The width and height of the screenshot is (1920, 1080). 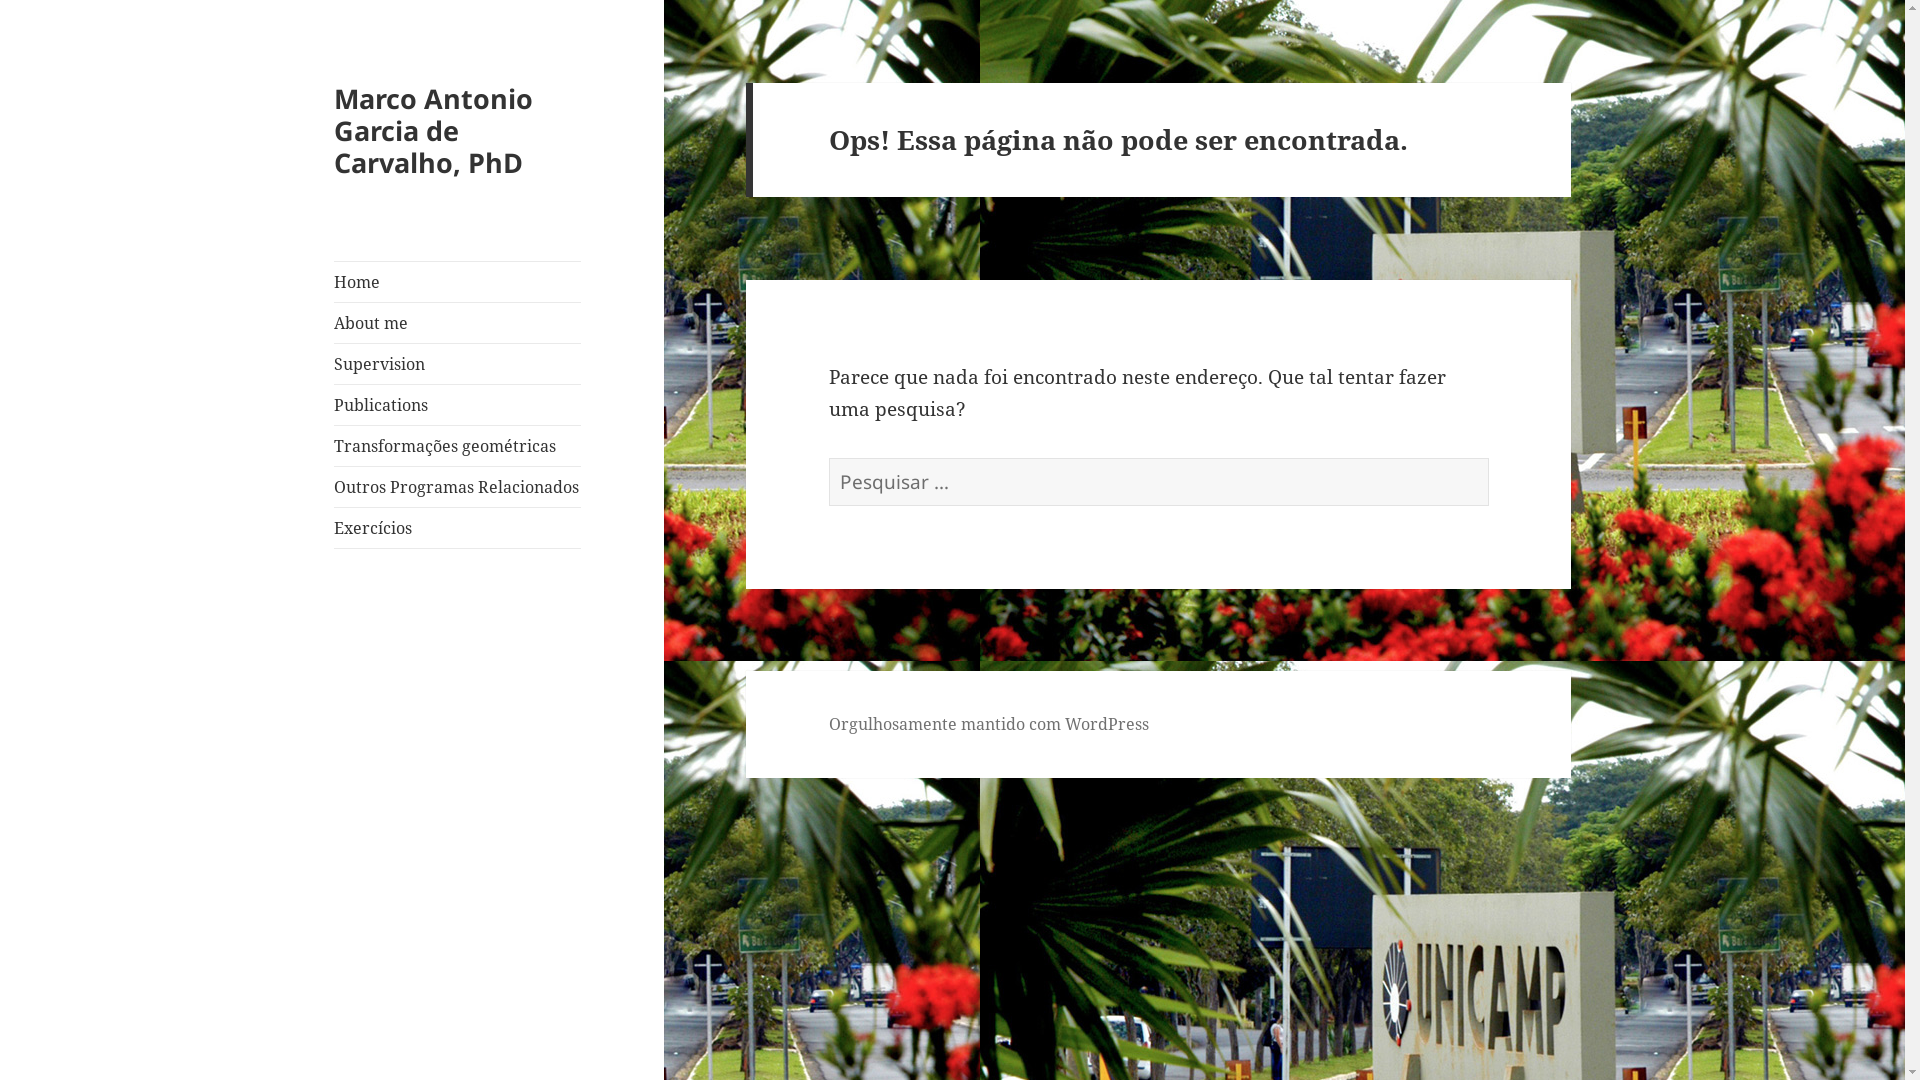 What do you see at coordinates (456, 322) in the screenshot?
I see `'About me'` at bounding box center [456, 322].